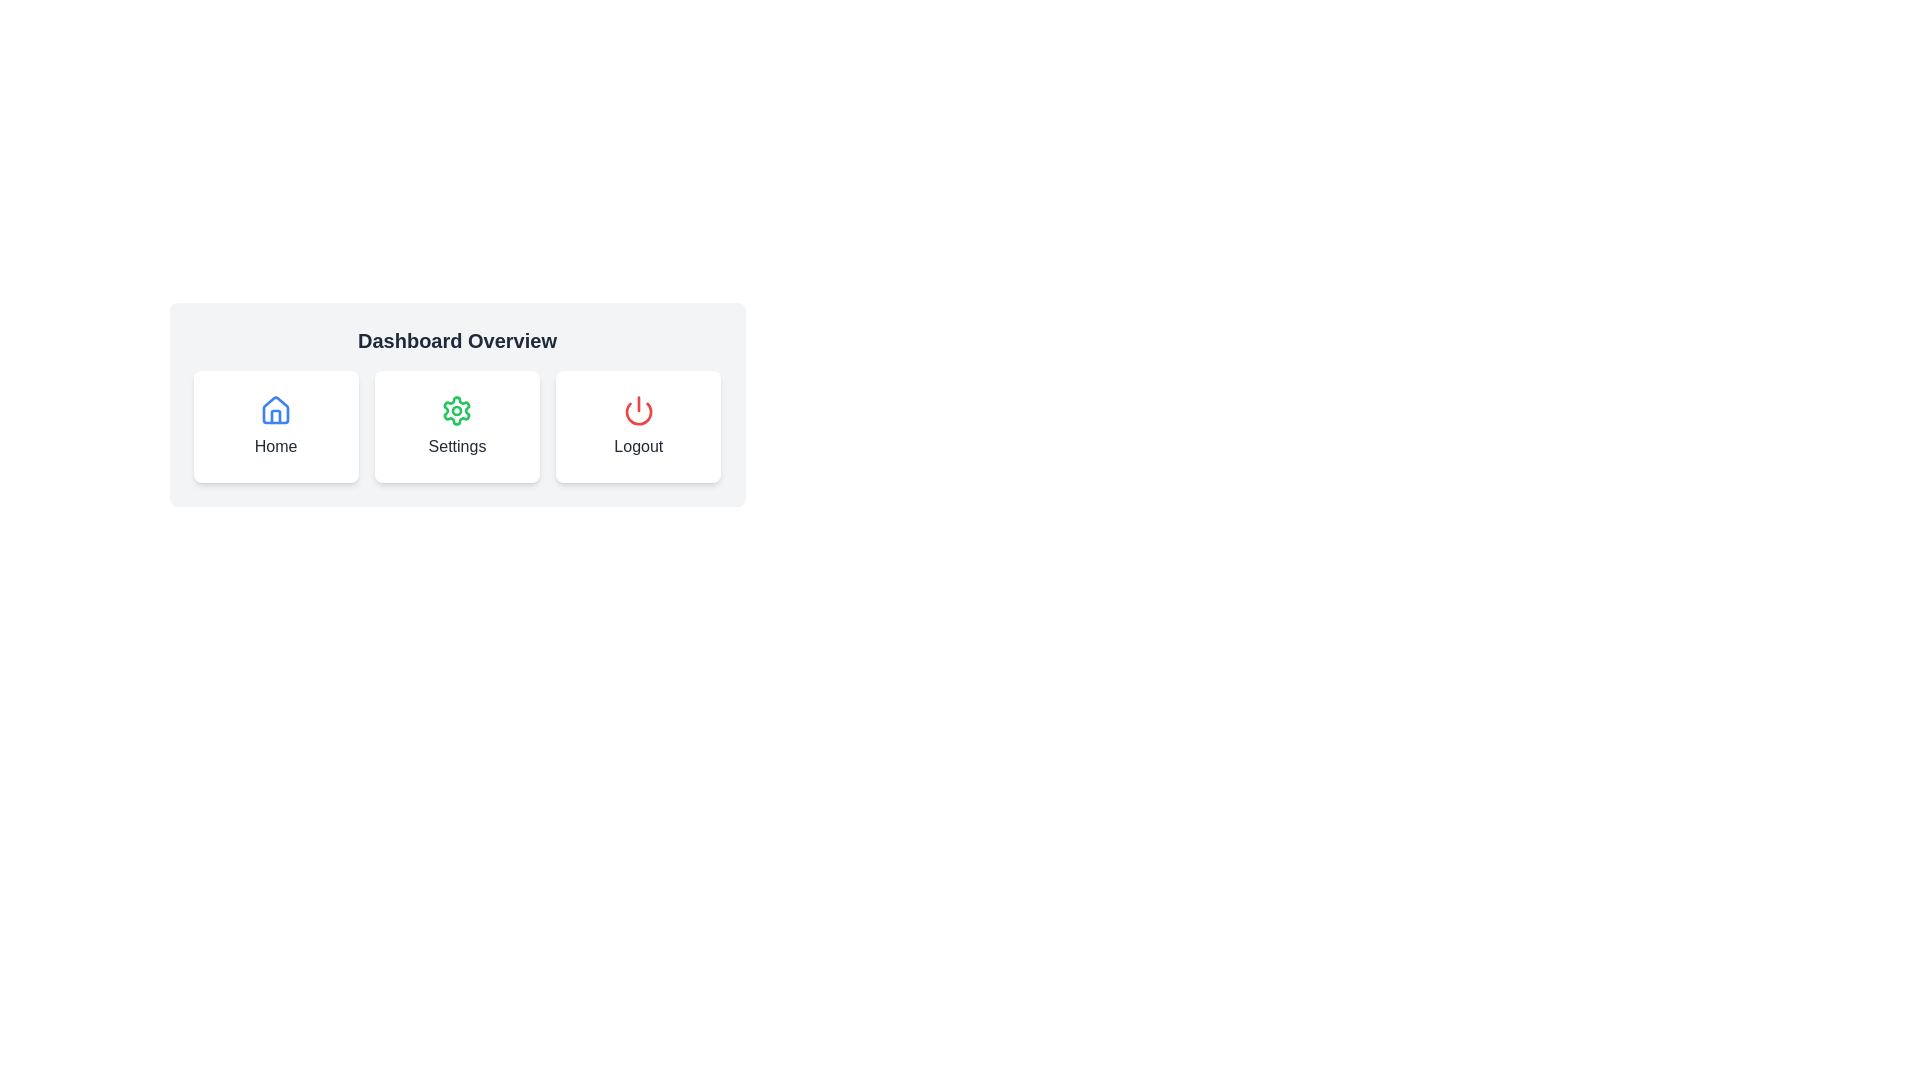 This screenshot has width=1920, height=1080. I want to click on the 'Settings' label, which is centrally positioned within a white card under a green gear icon in the middle of three horizontally arranged cards, so click(456, 446).